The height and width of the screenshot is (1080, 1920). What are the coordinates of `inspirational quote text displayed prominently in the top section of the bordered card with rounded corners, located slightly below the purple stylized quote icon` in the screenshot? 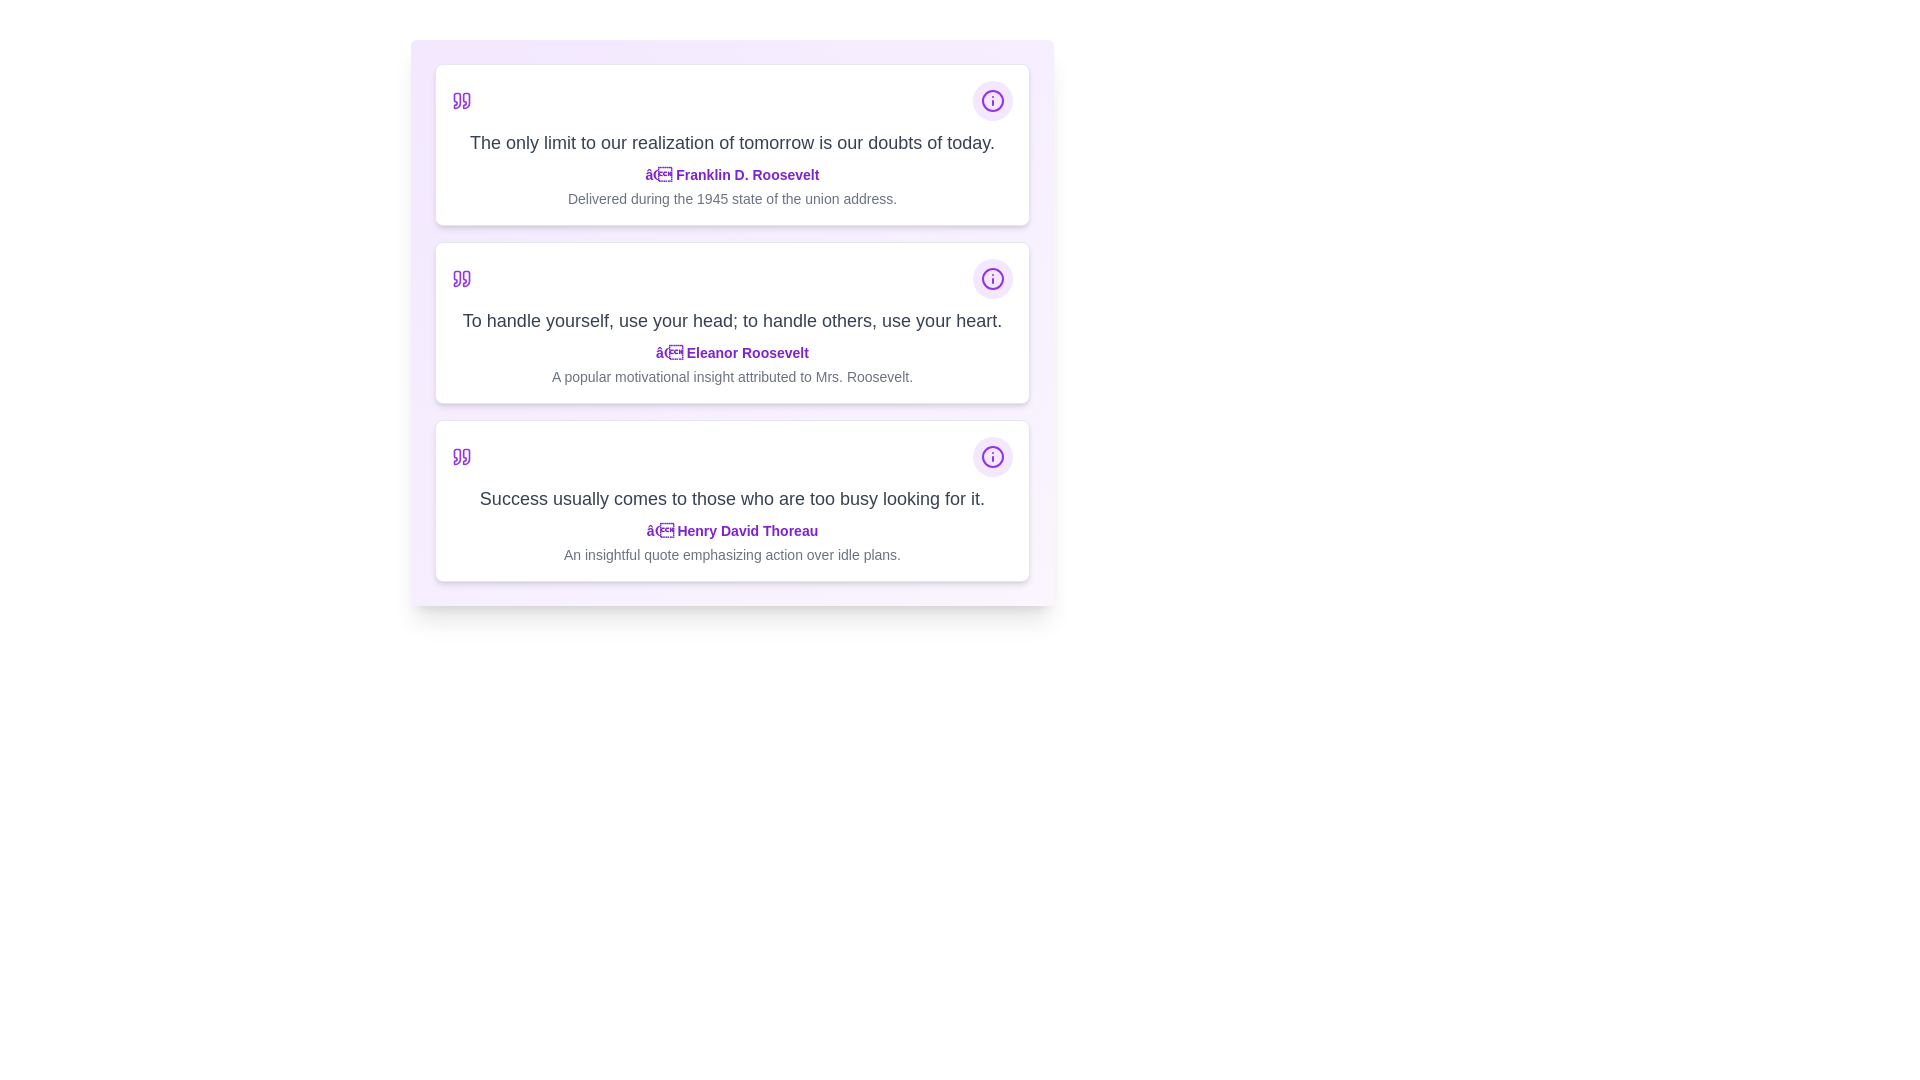 It's located at (731, 141).